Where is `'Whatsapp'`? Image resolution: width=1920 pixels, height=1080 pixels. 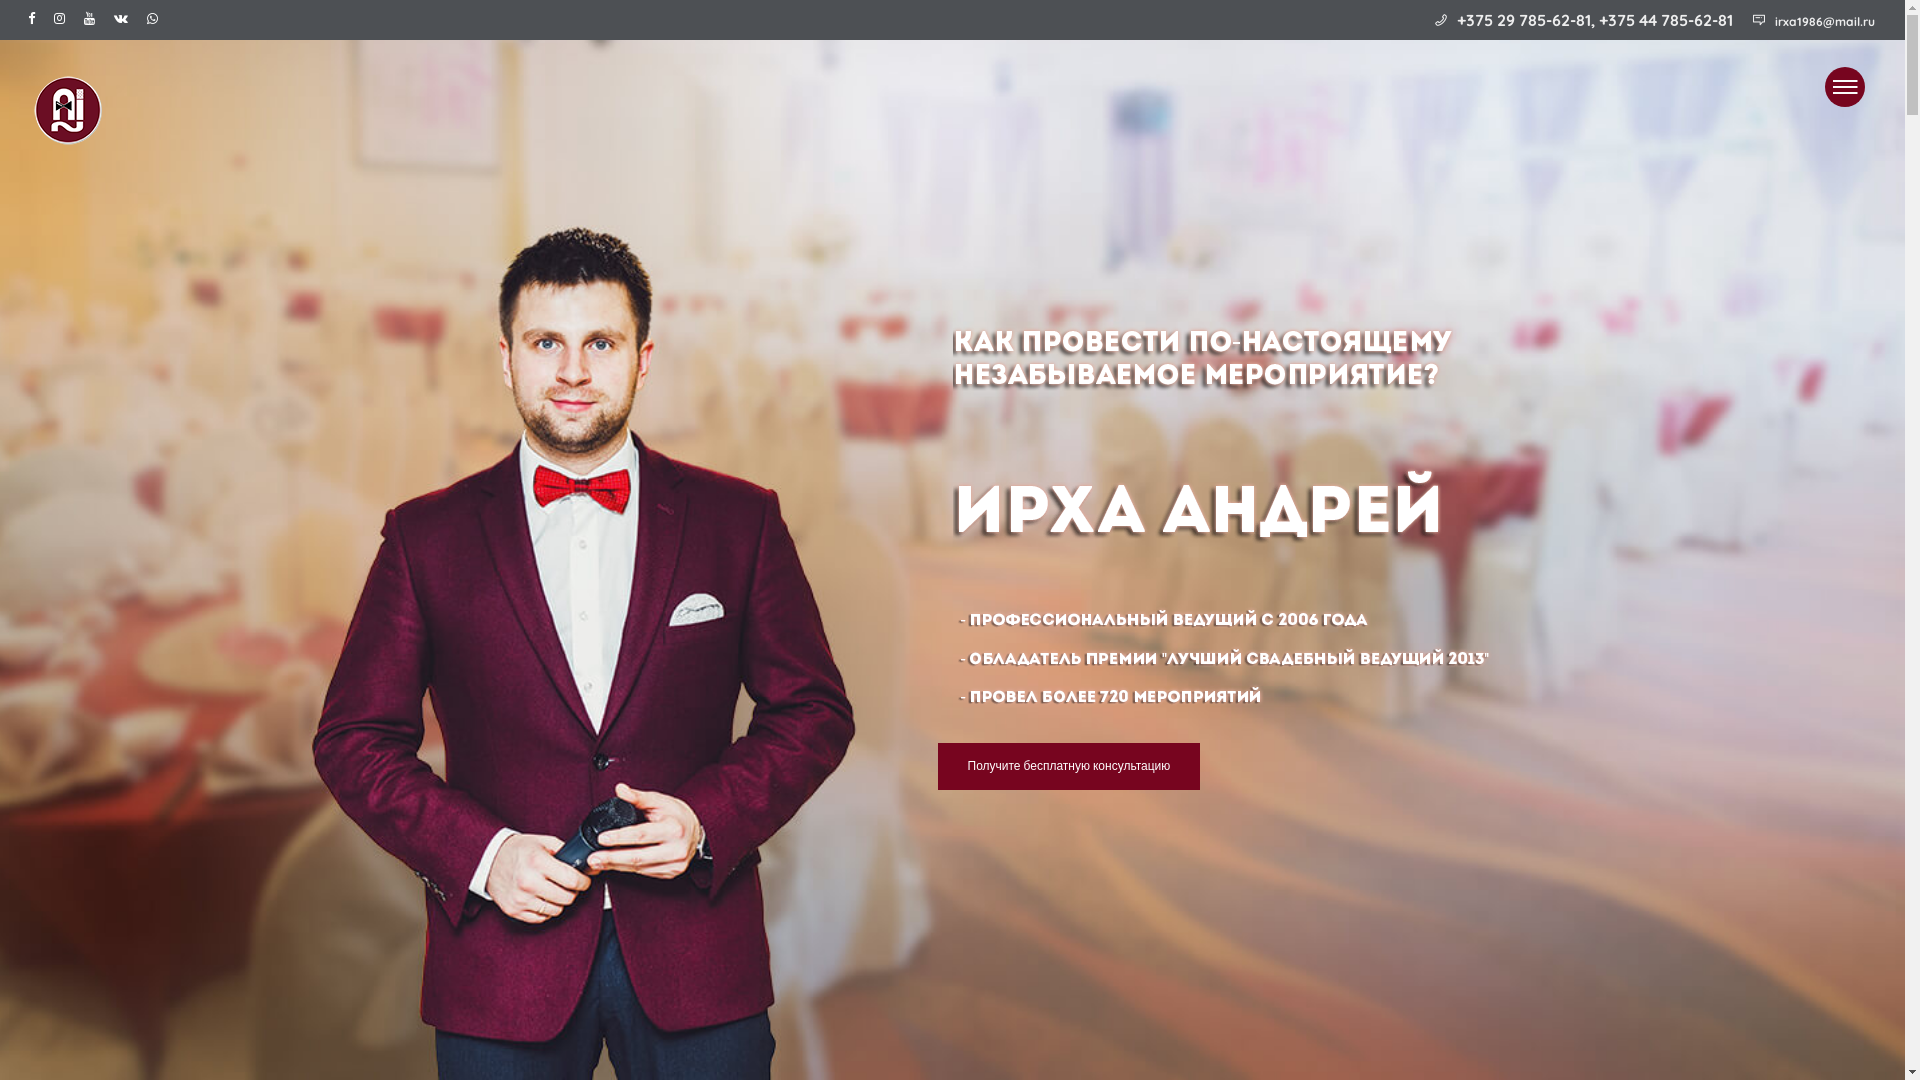
'Whatsapp' is located at coordinates (156, 17).